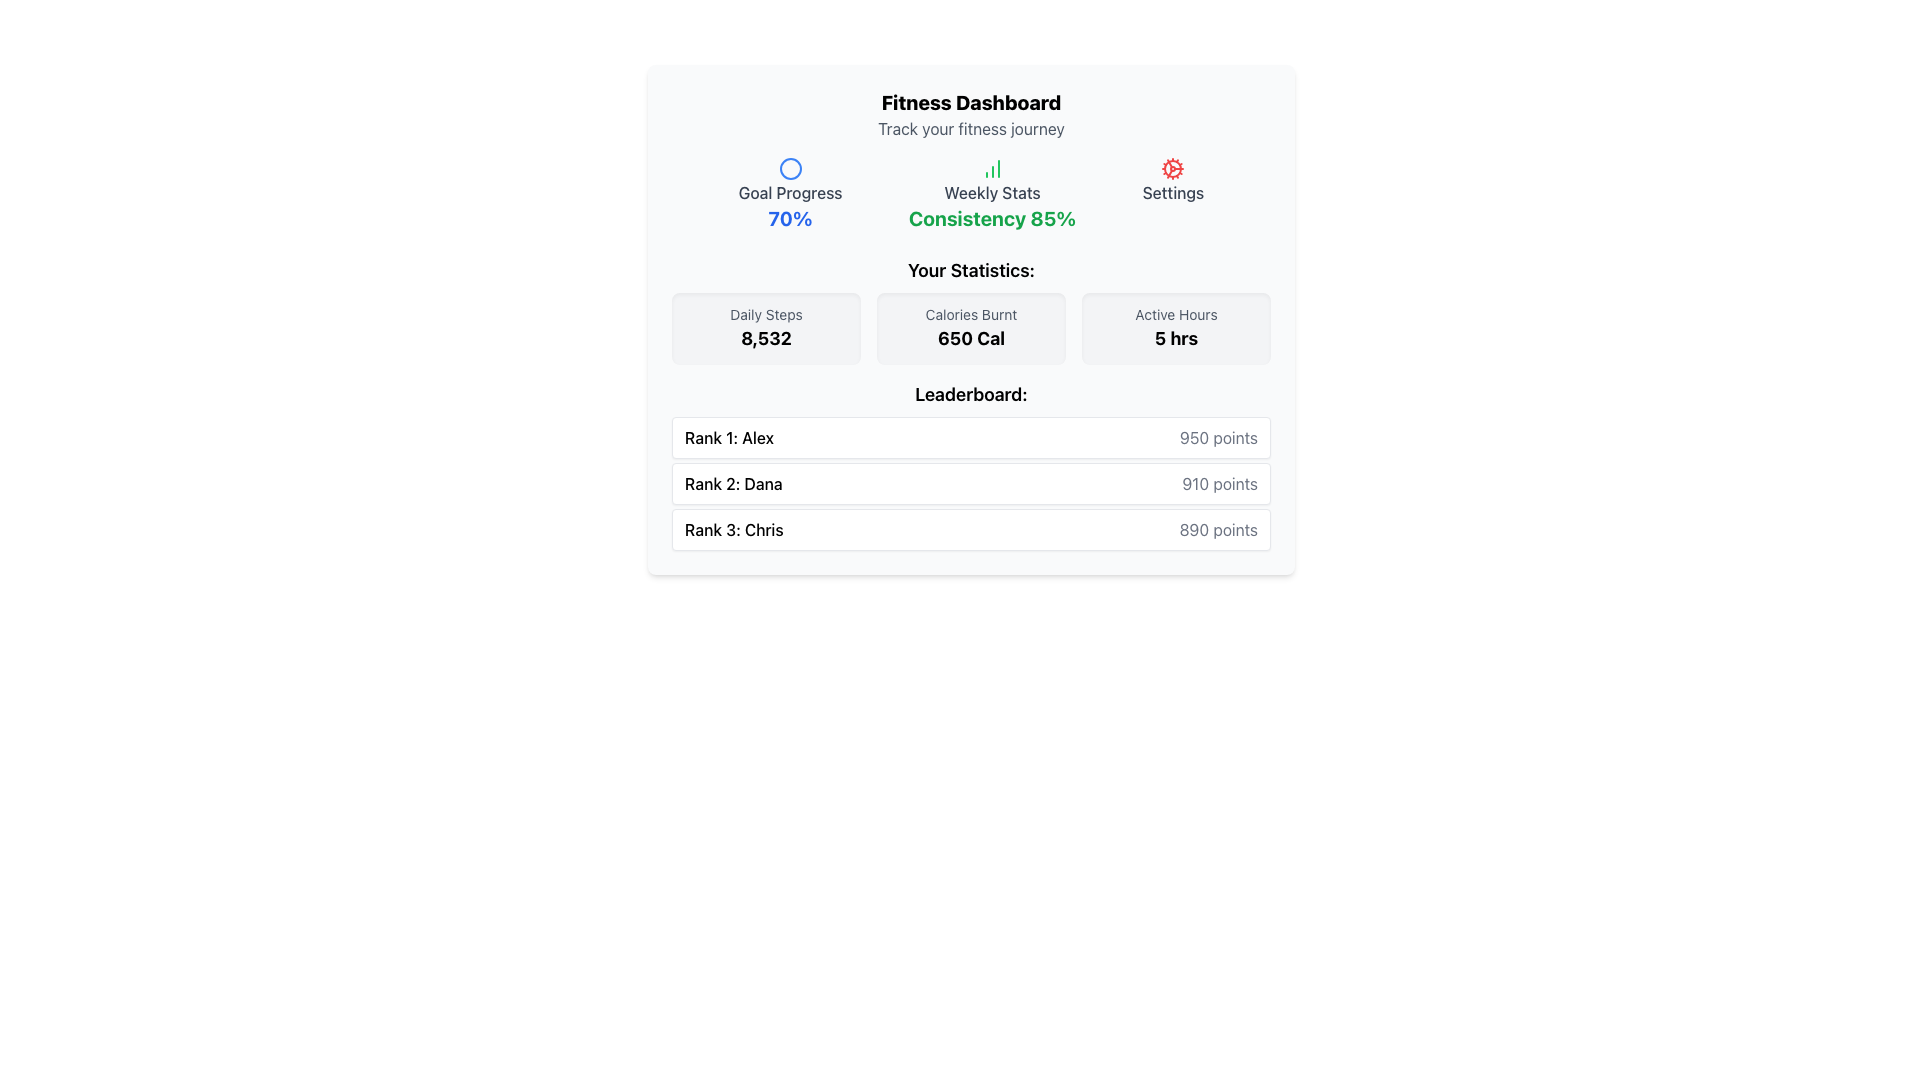 The height and width of the screenshot is (1080, 1920). I want to click on text displayed in the Static Text Label indicating the rank and name of the participant ('Rank 3: Chris') in the leaderboard, located in the third row of the leaderboard list, so click(733, 528).